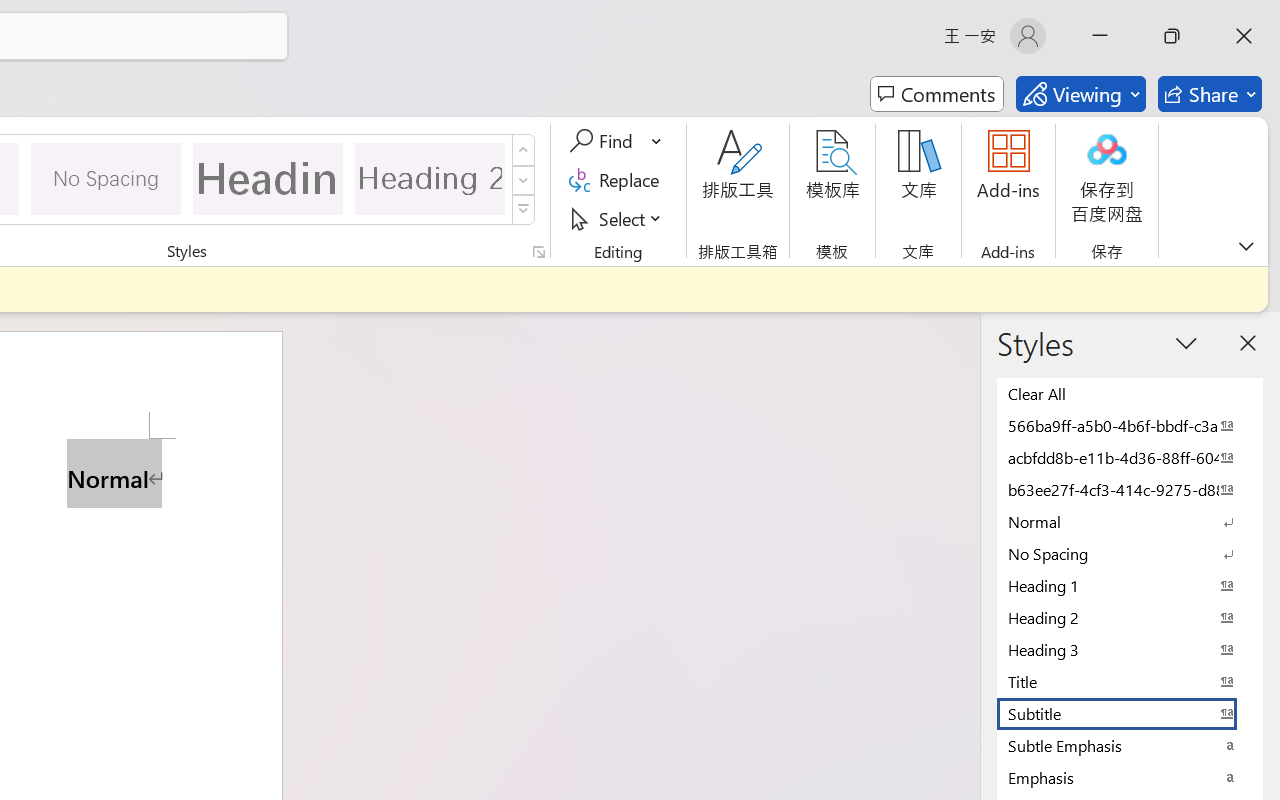 The height and width of the screenshot is (800, 1280). I want to click on 'Select', so click(617, 218).